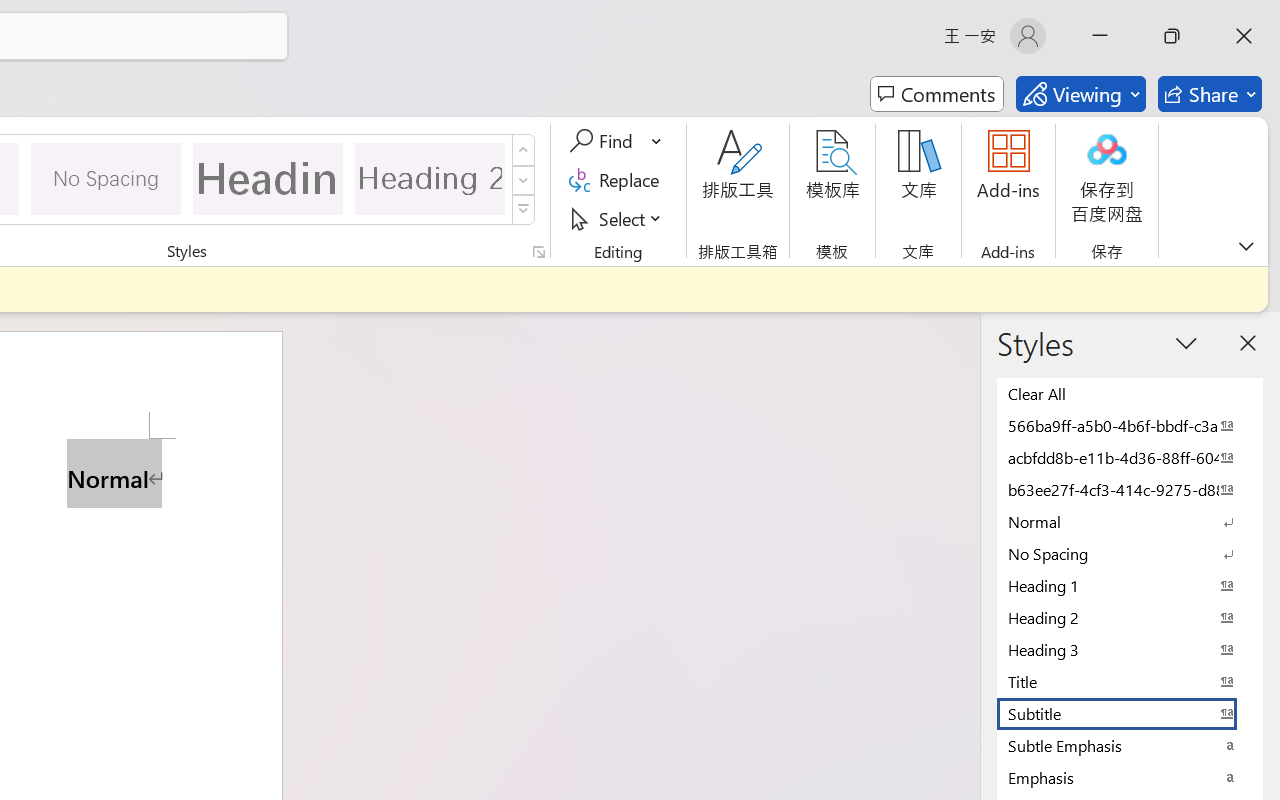 The height and width of the screenshot is (800, 1280). I want to click on 'Select', so click(617, 218).